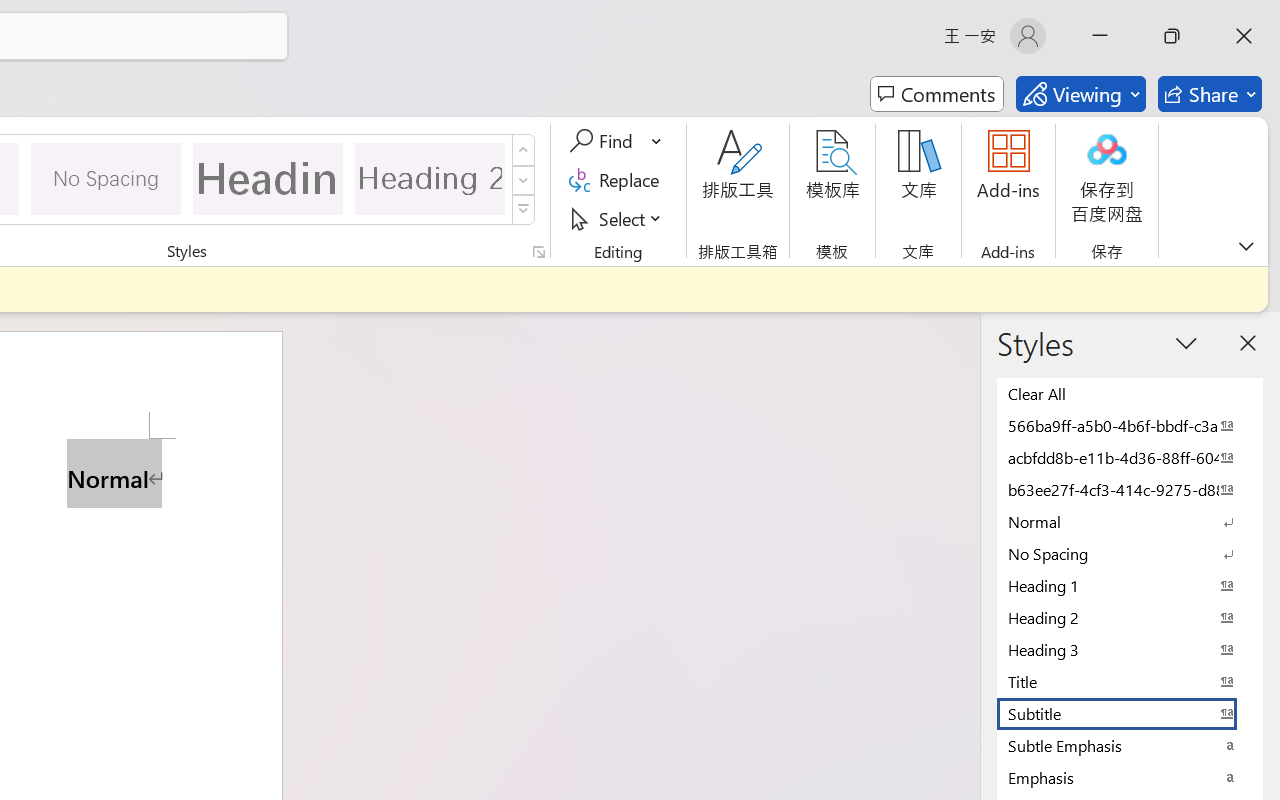 The height and width of the screenshot is (800, 1280). I want to click on 'Select', so click(617, 218).